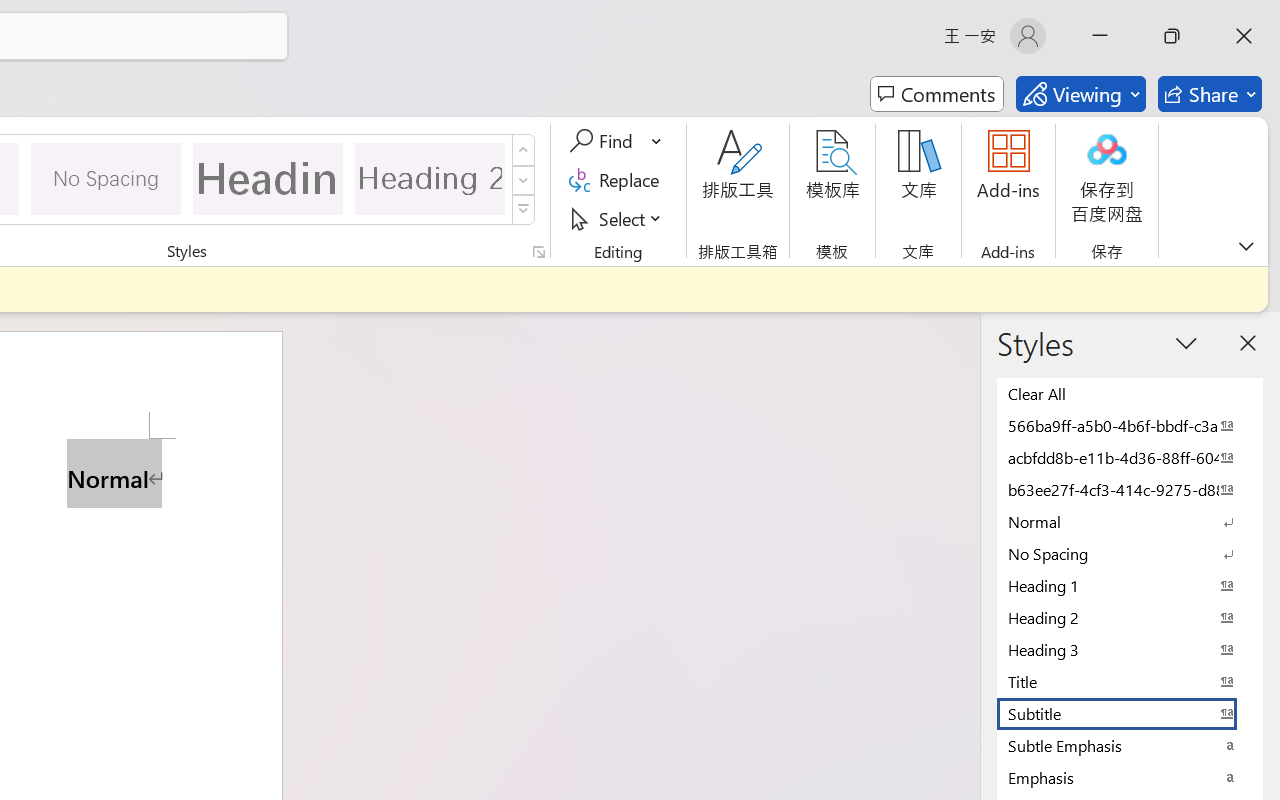 The height and width of the screenshot is (800, 1280). I want to click on 'Select', so click(617, 218).